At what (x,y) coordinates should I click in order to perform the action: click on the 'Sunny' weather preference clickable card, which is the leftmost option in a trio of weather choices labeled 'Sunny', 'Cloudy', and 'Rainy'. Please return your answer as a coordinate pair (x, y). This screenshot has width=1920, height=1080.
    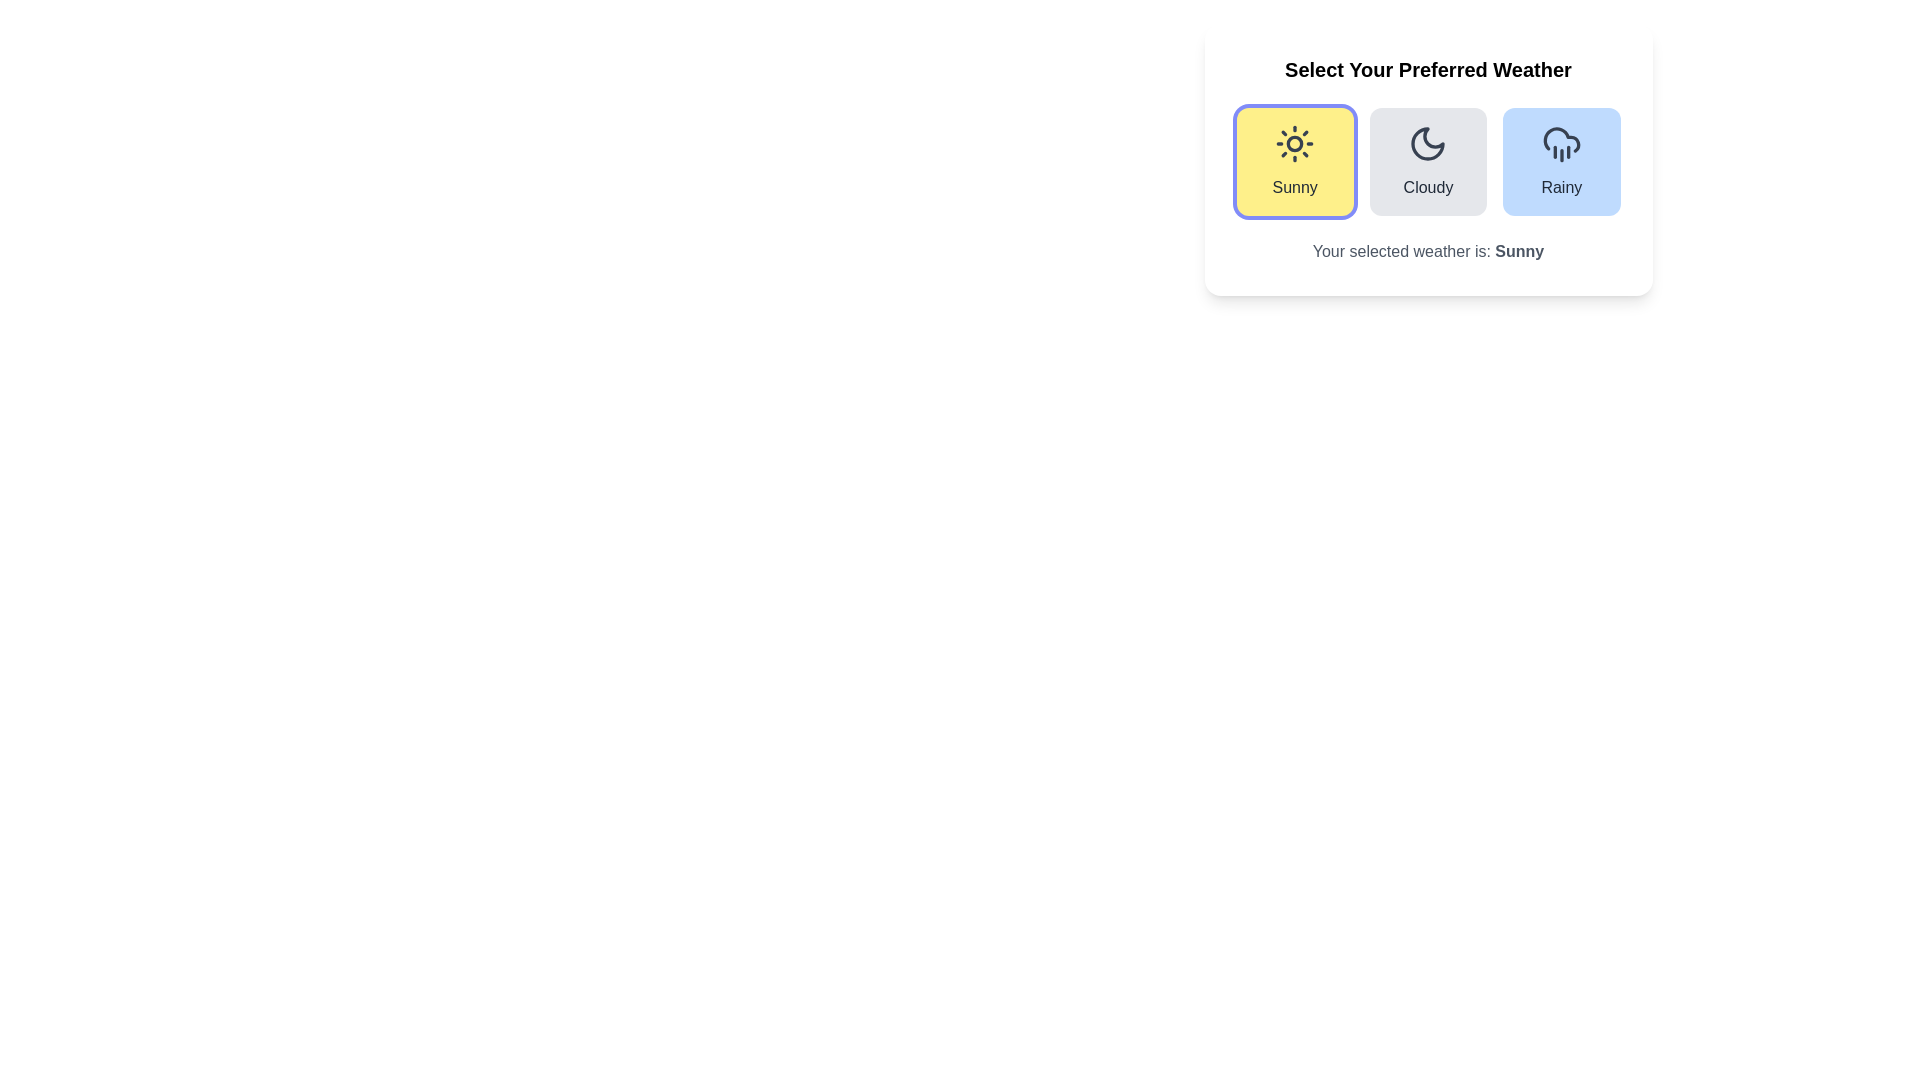
    Looking at the image, I should click on (1295, 161).